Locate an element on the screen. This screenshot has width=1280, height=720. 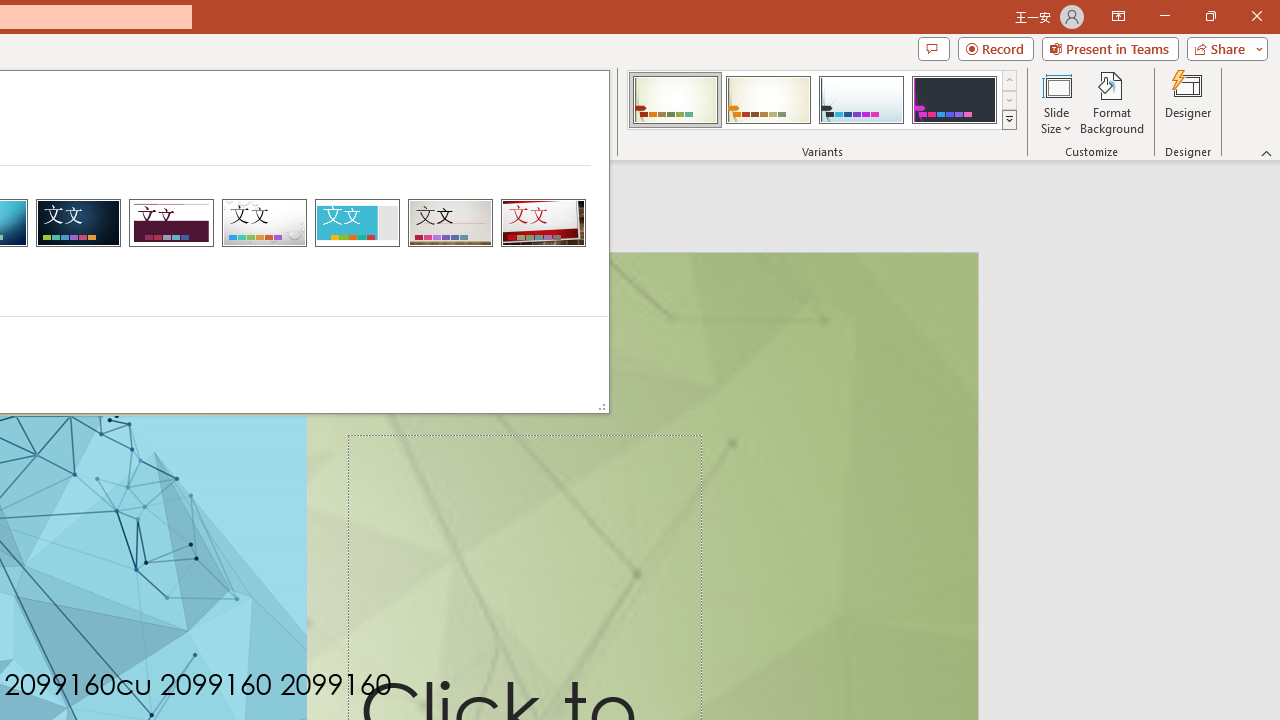
'Wisp Variant 4' is located at coordinates (953, 100).